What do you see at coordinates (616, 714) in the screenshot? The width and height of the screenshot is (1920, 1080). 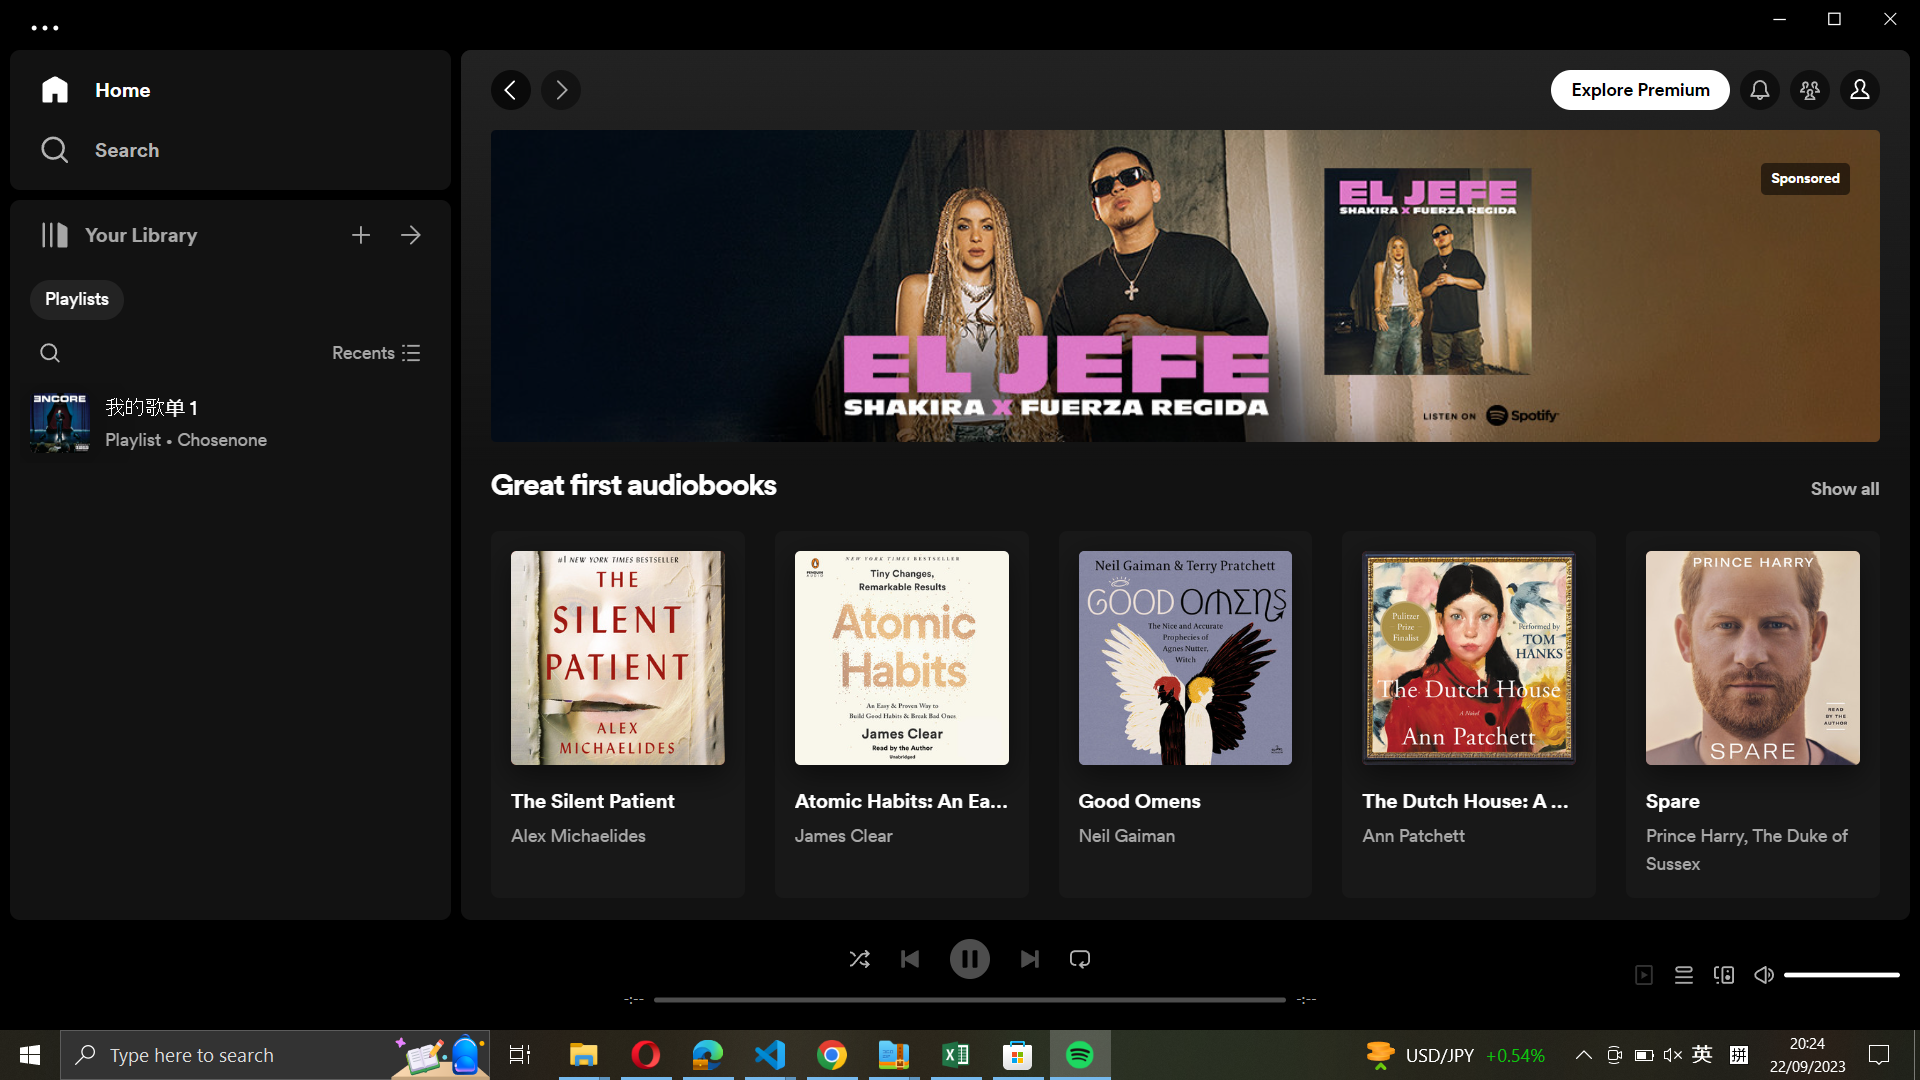 I see `Add audiobook_silent_patient to your library` at bounding box center [616, 714].